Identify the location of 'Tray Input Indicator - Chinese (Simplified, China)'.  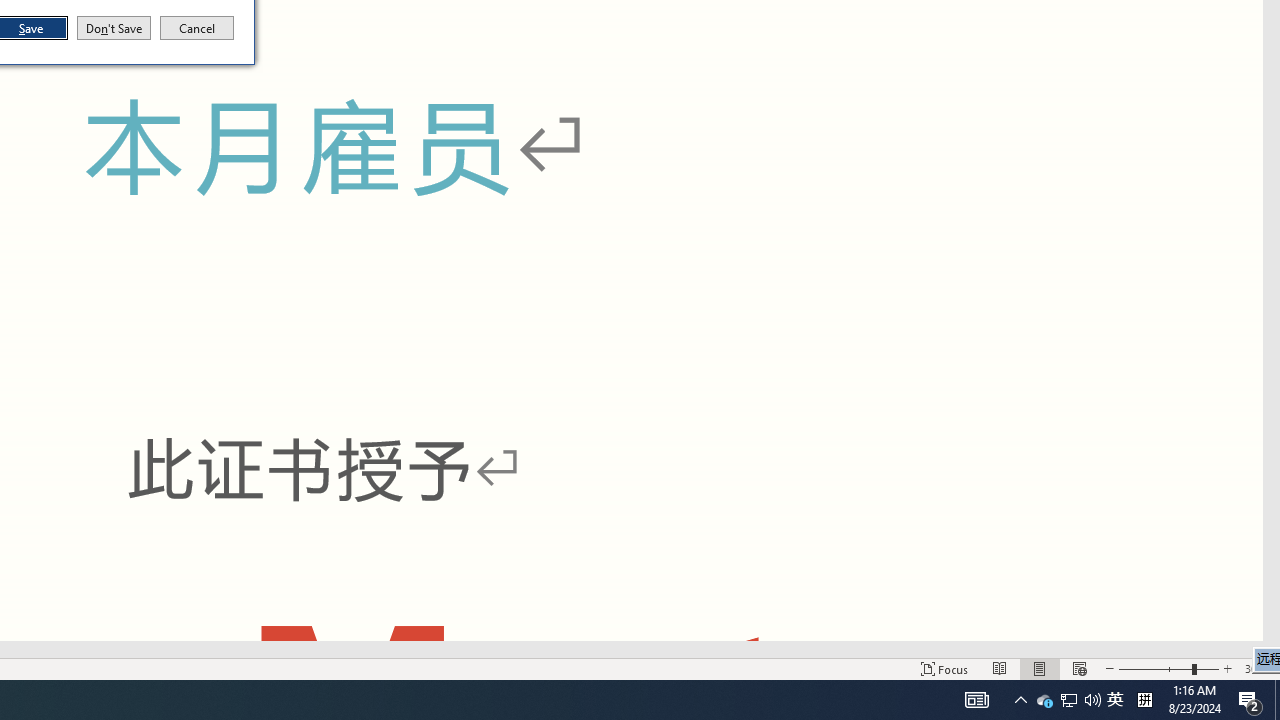
(1144, 698).